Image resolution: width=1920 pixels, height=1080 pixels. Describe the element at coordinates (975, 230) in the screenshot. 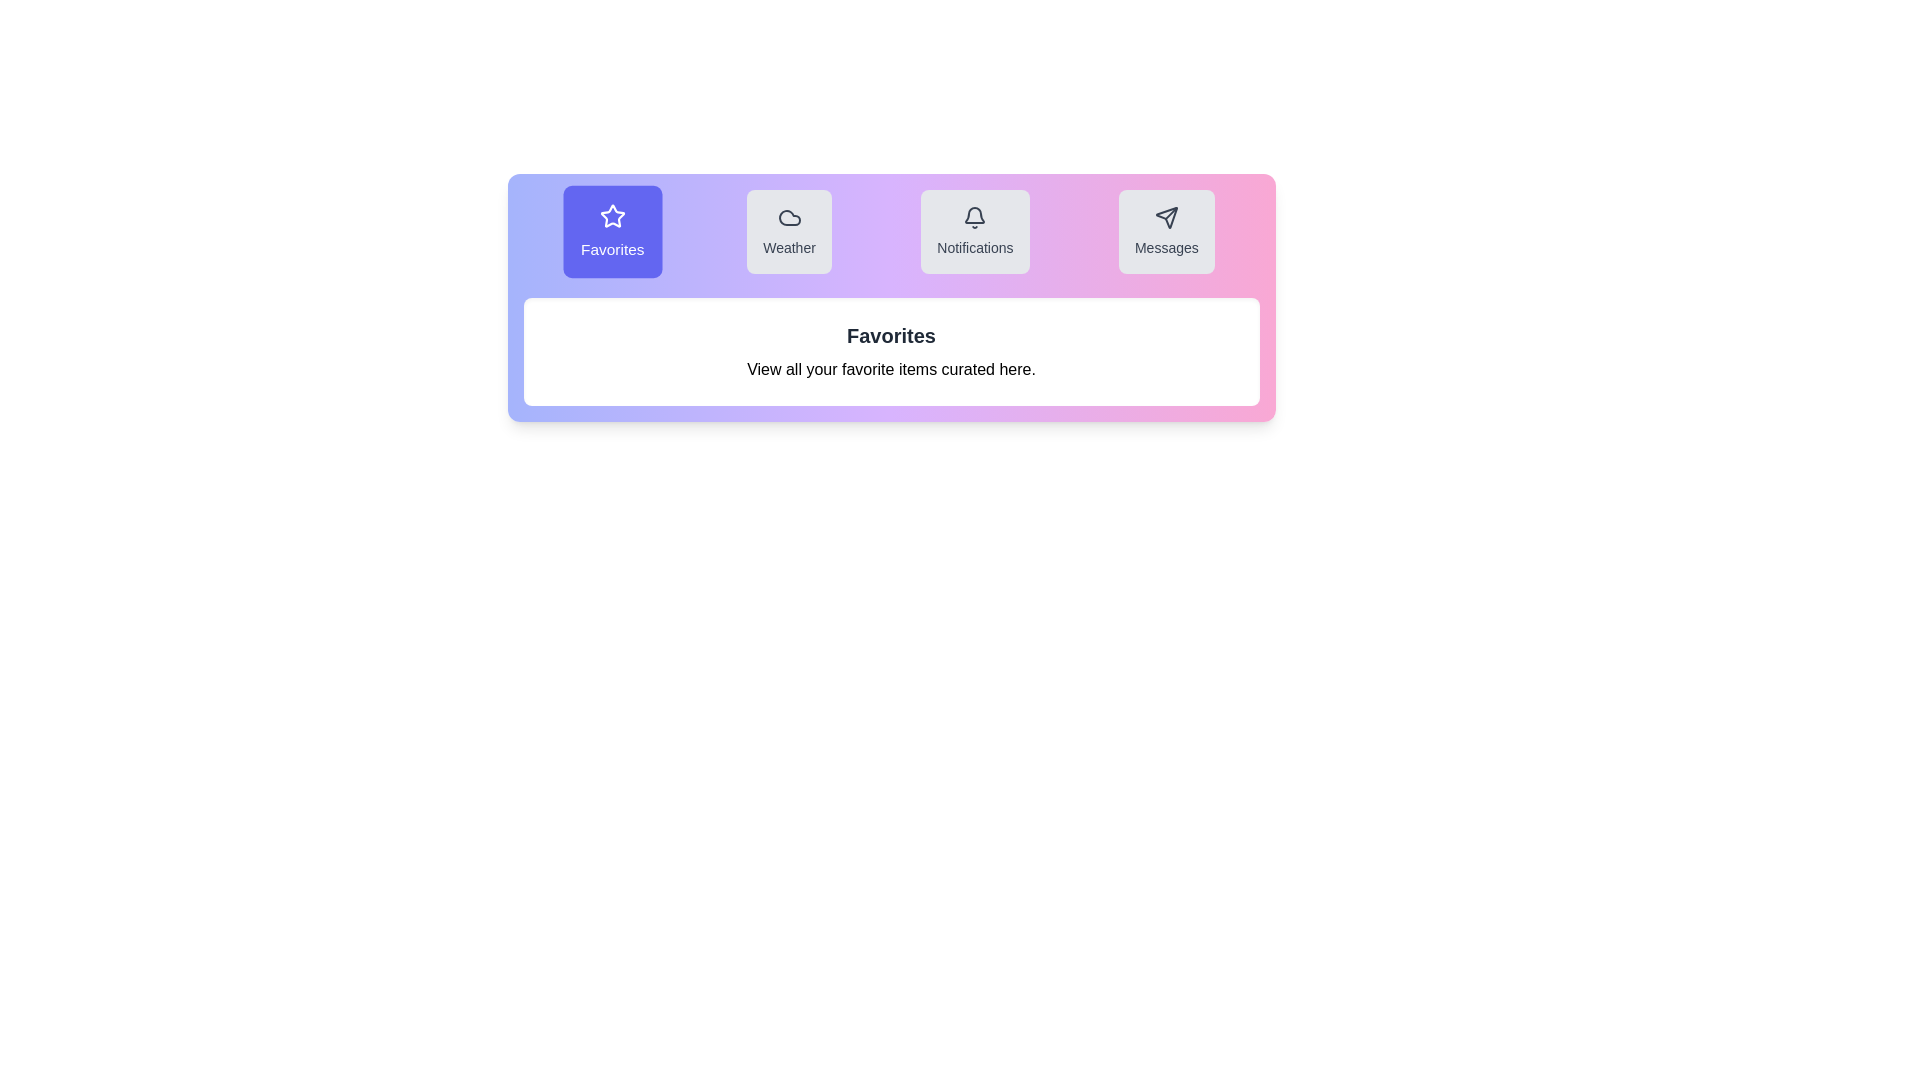

I see `the tab labeled Notifications to observe its visual effect` at that location.